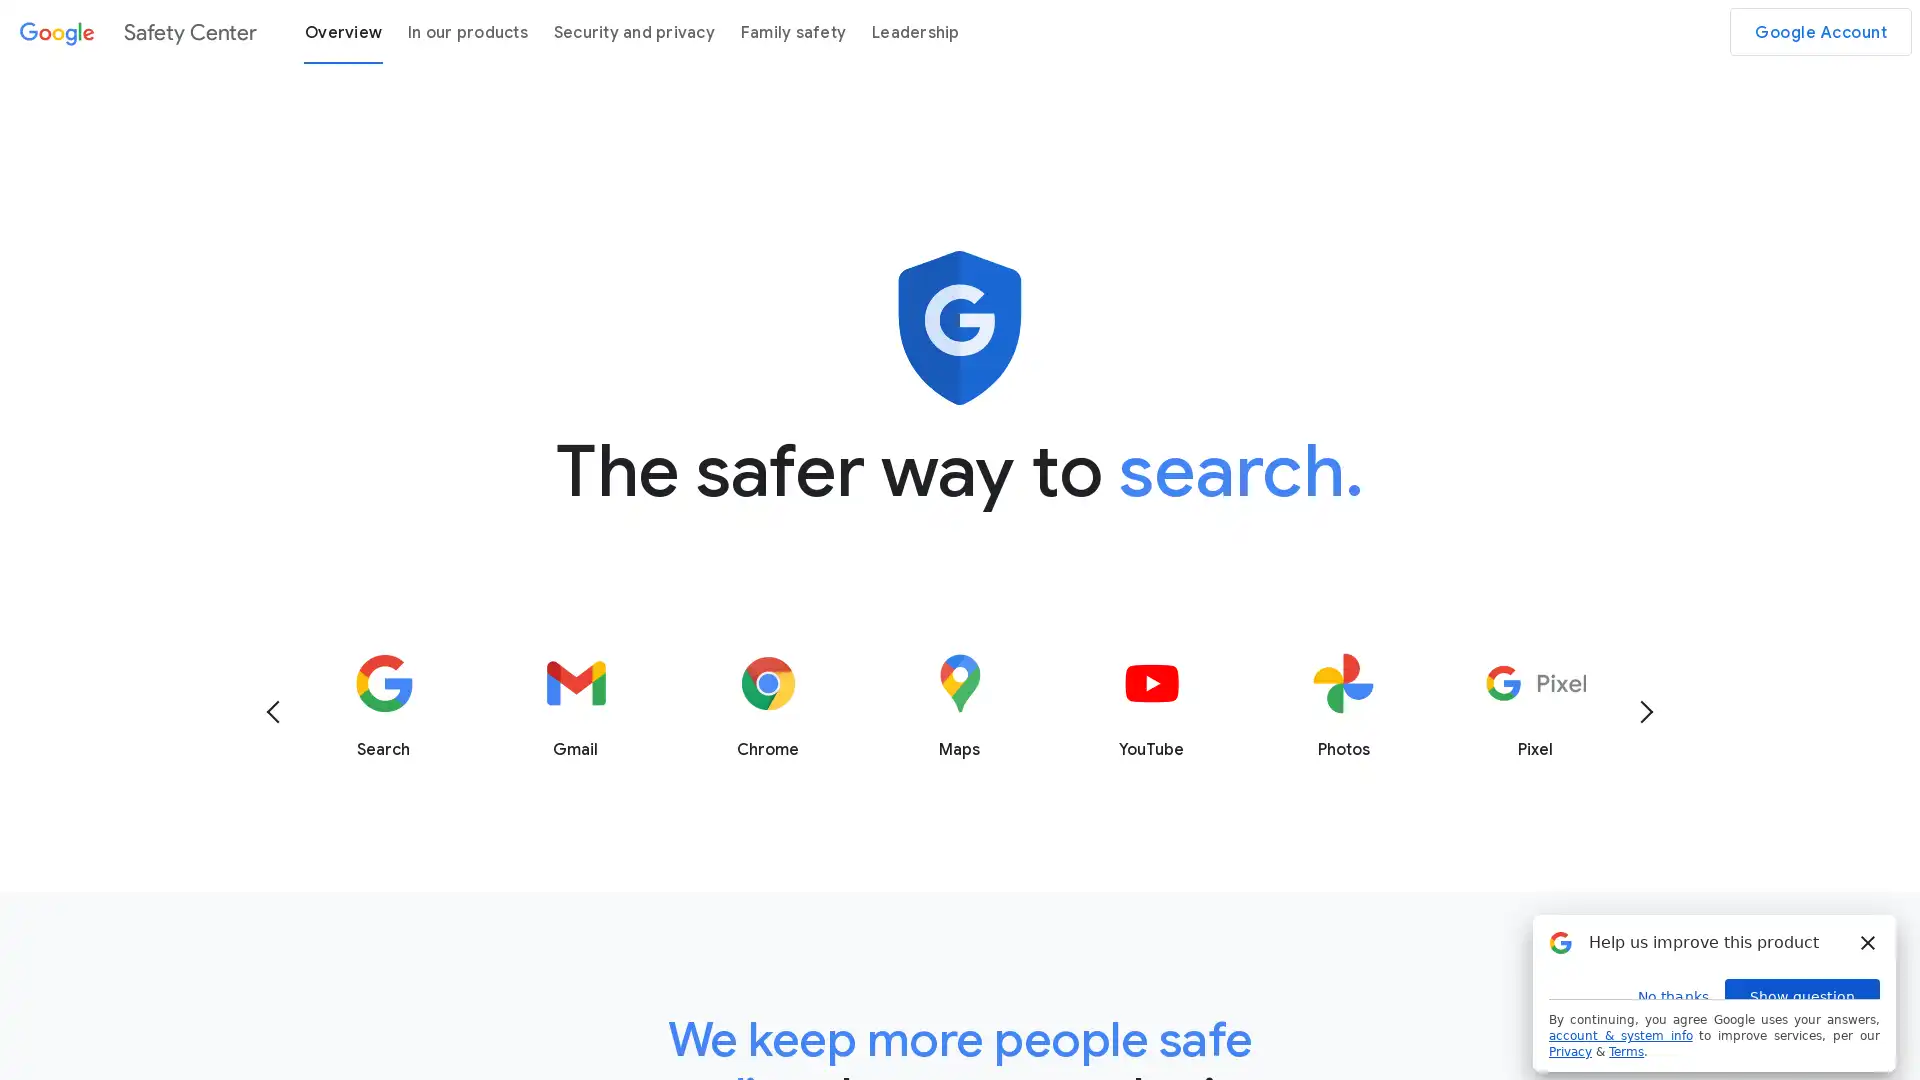 This screenshot has height=1080, width=1920. What do you see at coordinates (1646, 709) in the screenshot?
I see `Next` at bounding box center [1646, 709].